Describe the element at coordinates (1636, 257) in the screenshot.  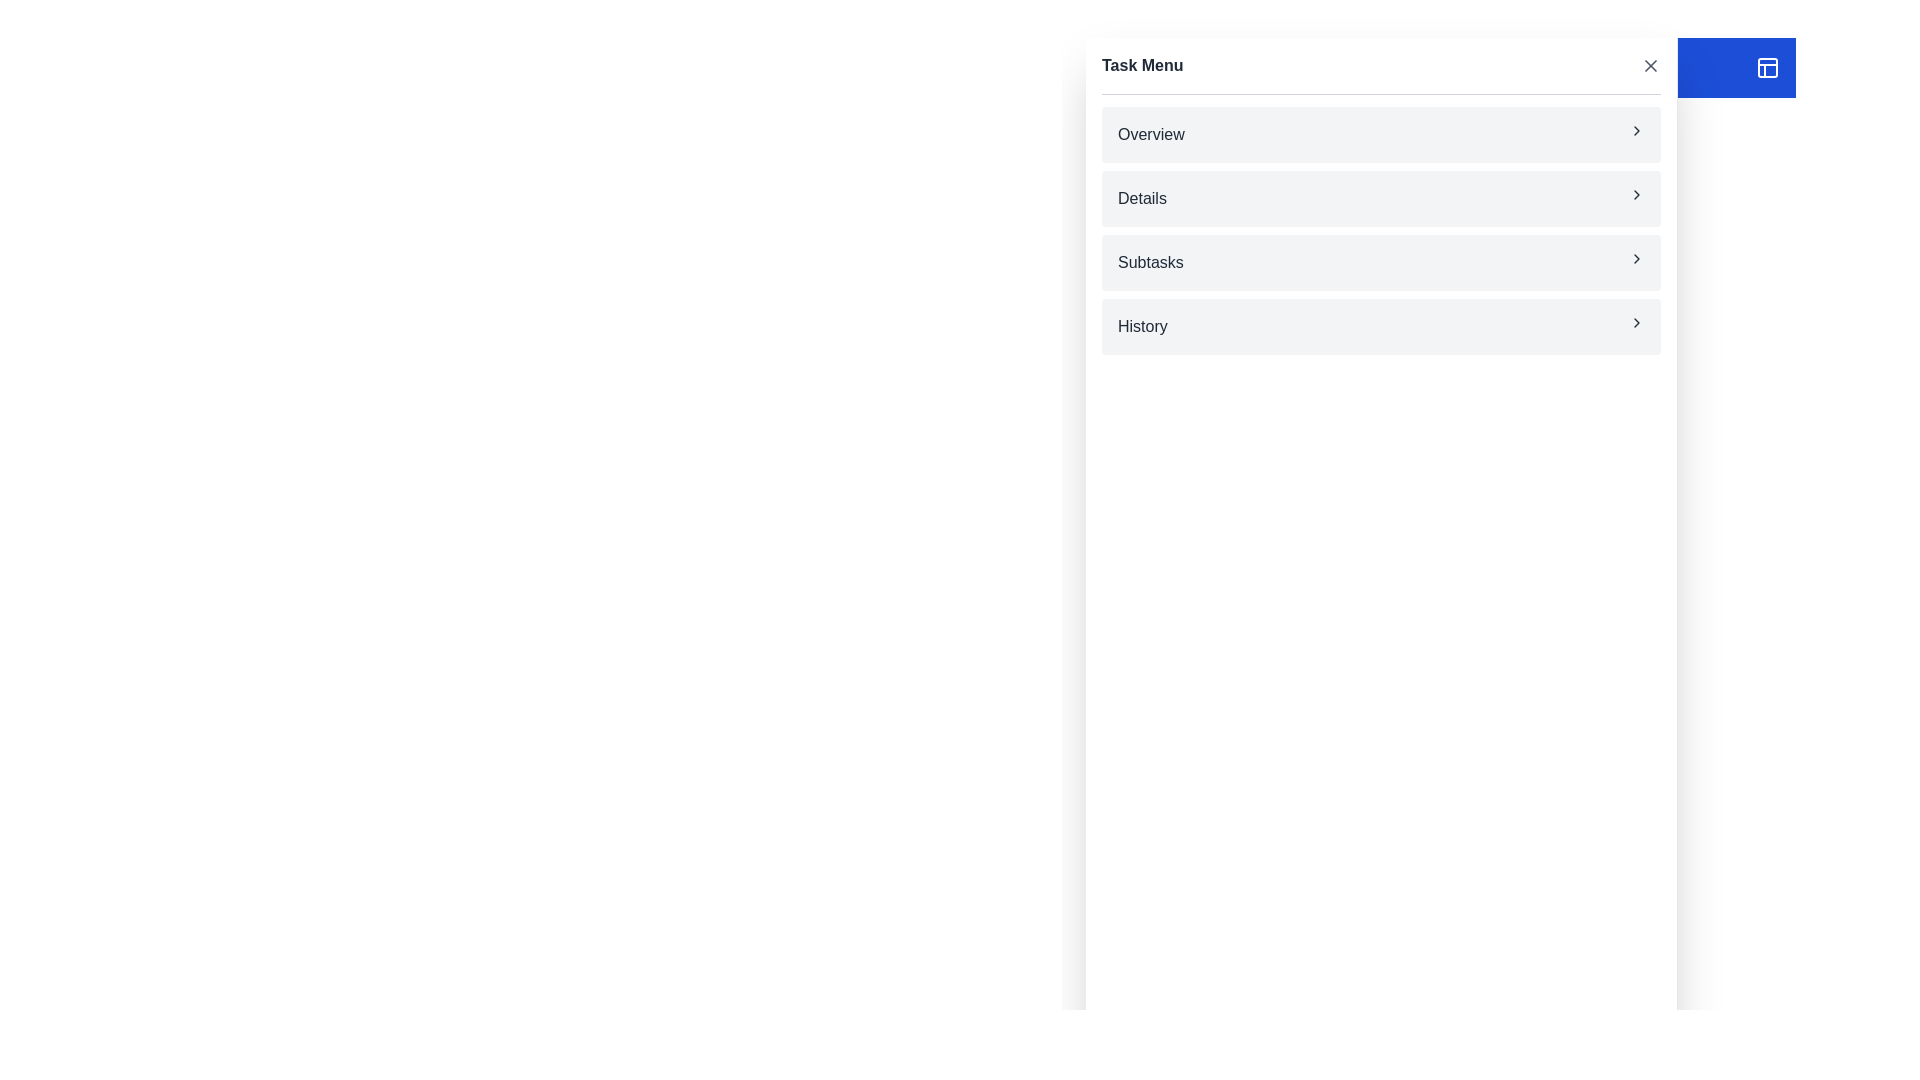
I see `the right-pointing chevron icon located at the right side of the 'Subtasks' row in the vertical menu` at that location.